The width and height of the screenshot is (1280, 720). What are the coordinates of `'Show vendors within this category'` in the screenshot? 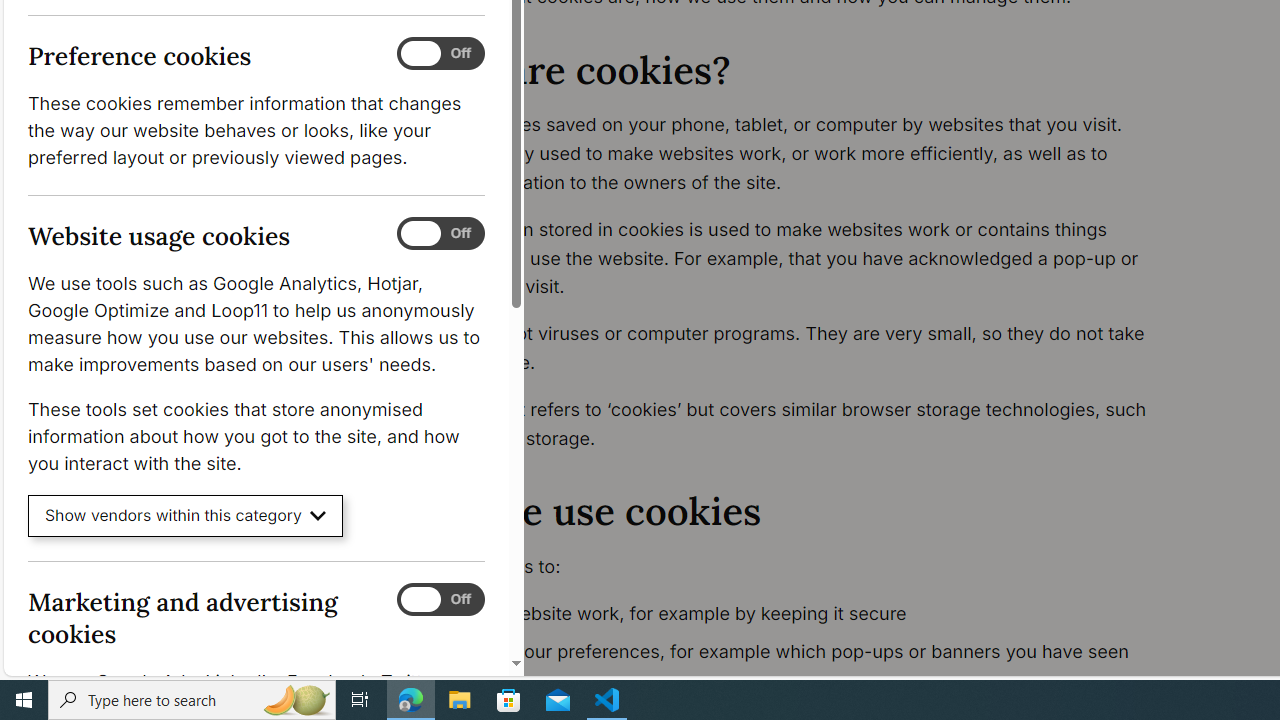 It's located at (185, 515).